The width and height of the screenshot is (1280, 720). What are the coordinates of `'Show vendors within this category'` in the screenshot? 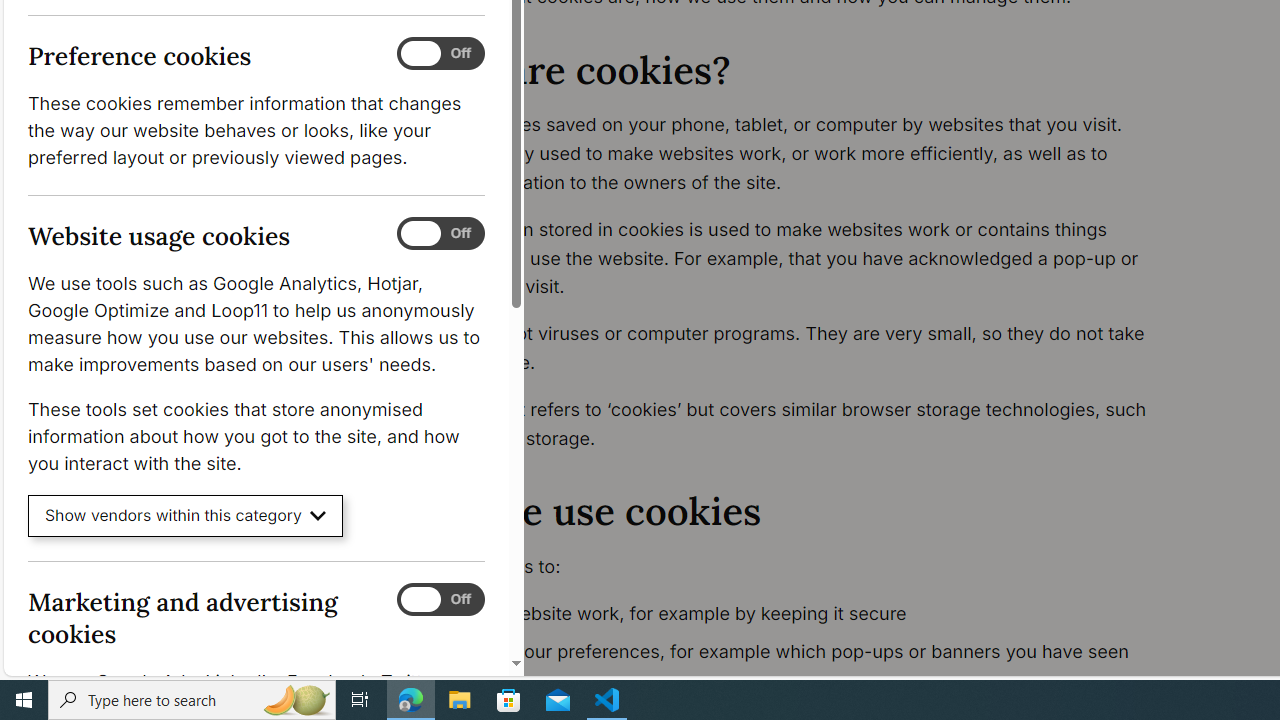 It's located at (185, 515).